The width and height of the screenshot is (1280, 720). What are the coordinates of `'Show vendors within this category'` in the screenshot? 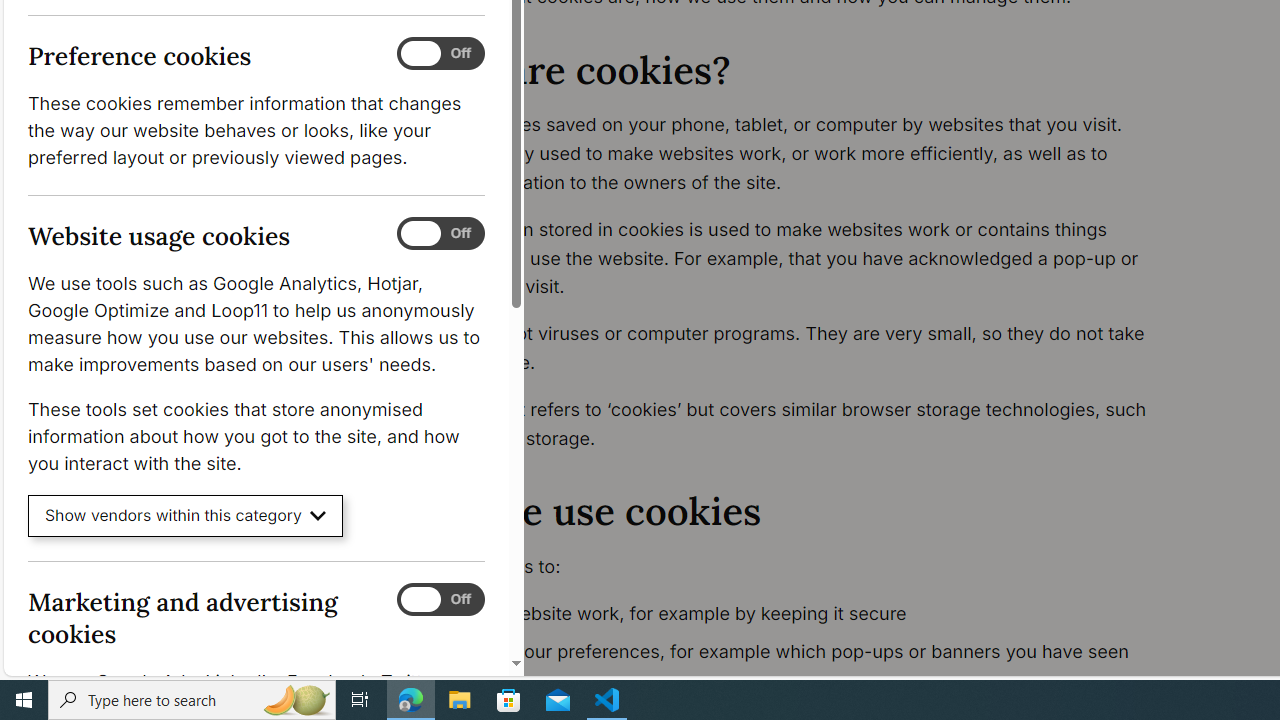 It's located at (185, 515).